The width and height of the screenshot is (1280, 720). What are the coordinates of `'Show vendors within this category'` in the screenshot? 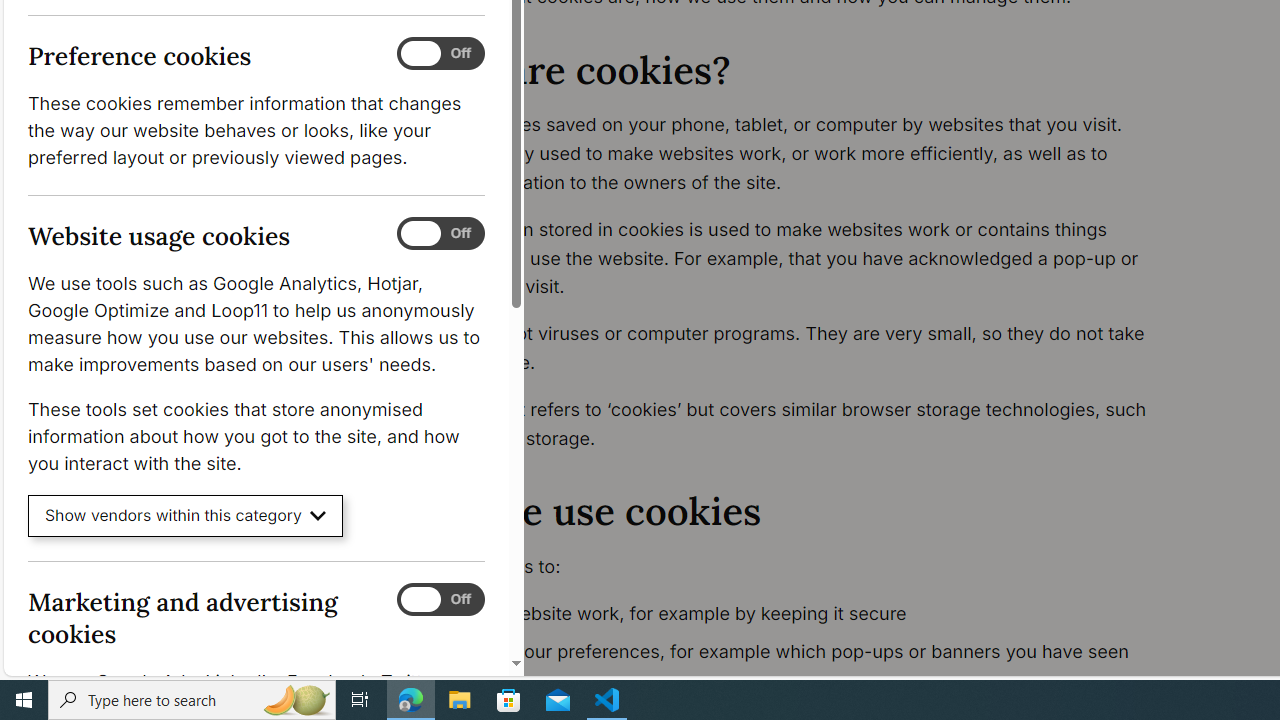 It's located at (185, 515).